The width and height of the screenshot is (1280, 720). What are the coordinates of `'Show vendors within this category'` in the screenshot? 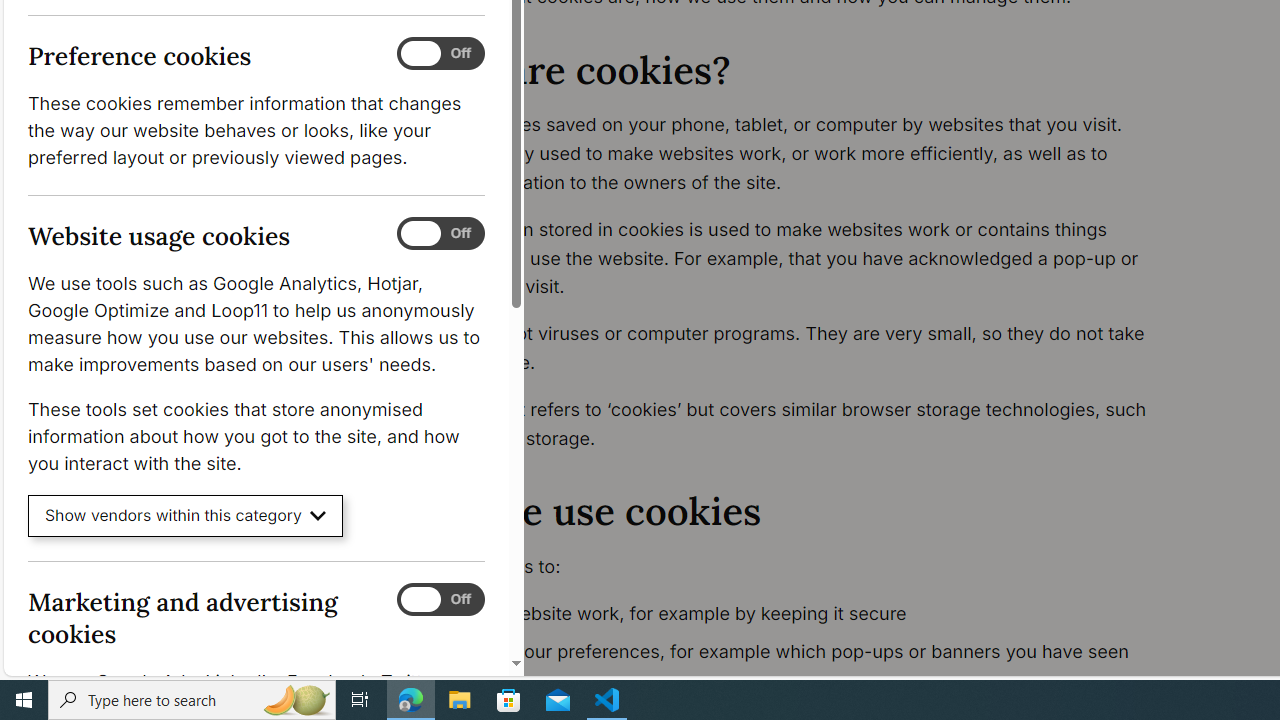 It's located at (185, 515).